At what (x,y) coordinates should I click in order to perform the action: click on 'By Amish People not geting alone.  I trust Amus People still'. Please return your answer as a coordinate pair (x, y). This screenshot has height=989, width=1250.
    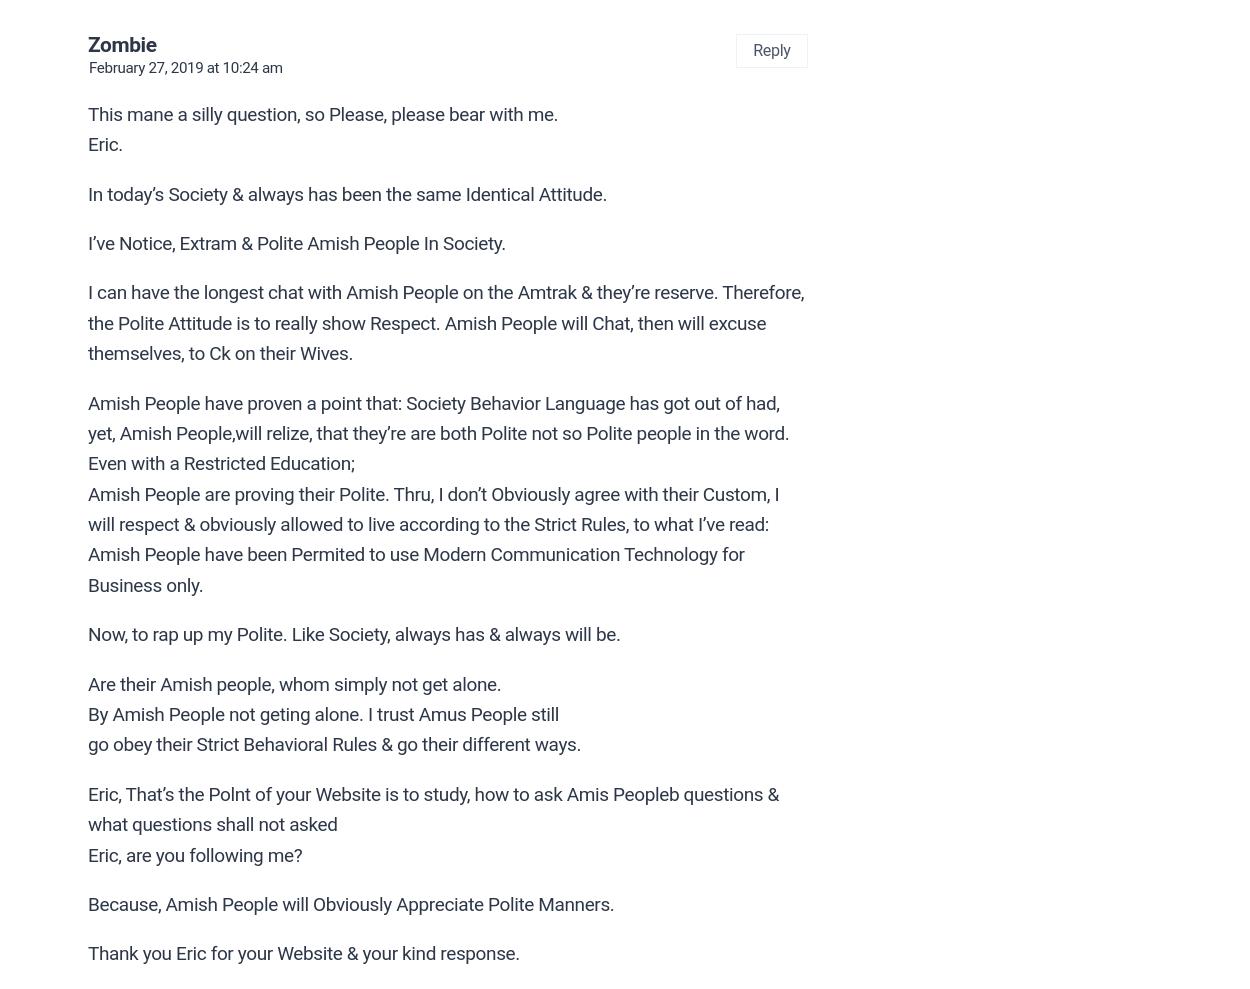
    Looking at the image, I should click on (322, 713).